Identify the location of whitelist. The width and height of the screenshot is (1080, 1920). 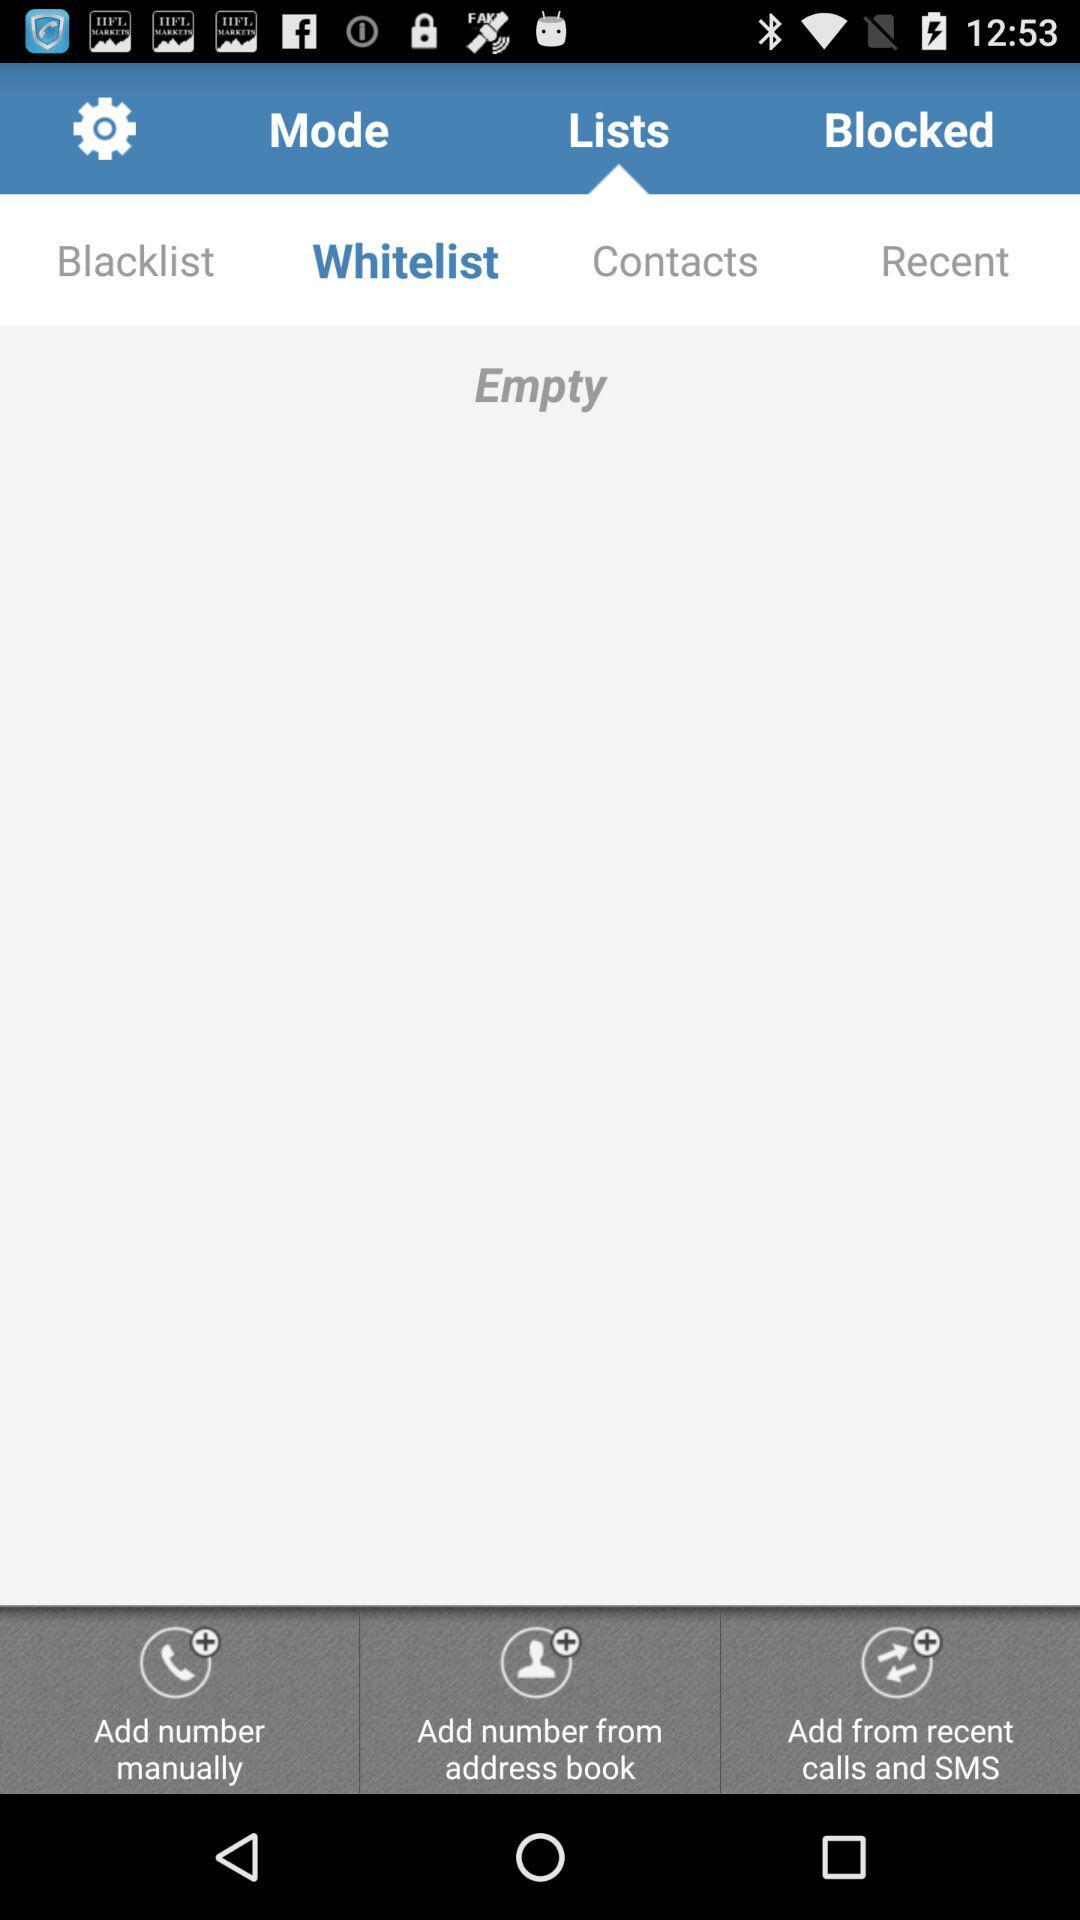
(405, 258).